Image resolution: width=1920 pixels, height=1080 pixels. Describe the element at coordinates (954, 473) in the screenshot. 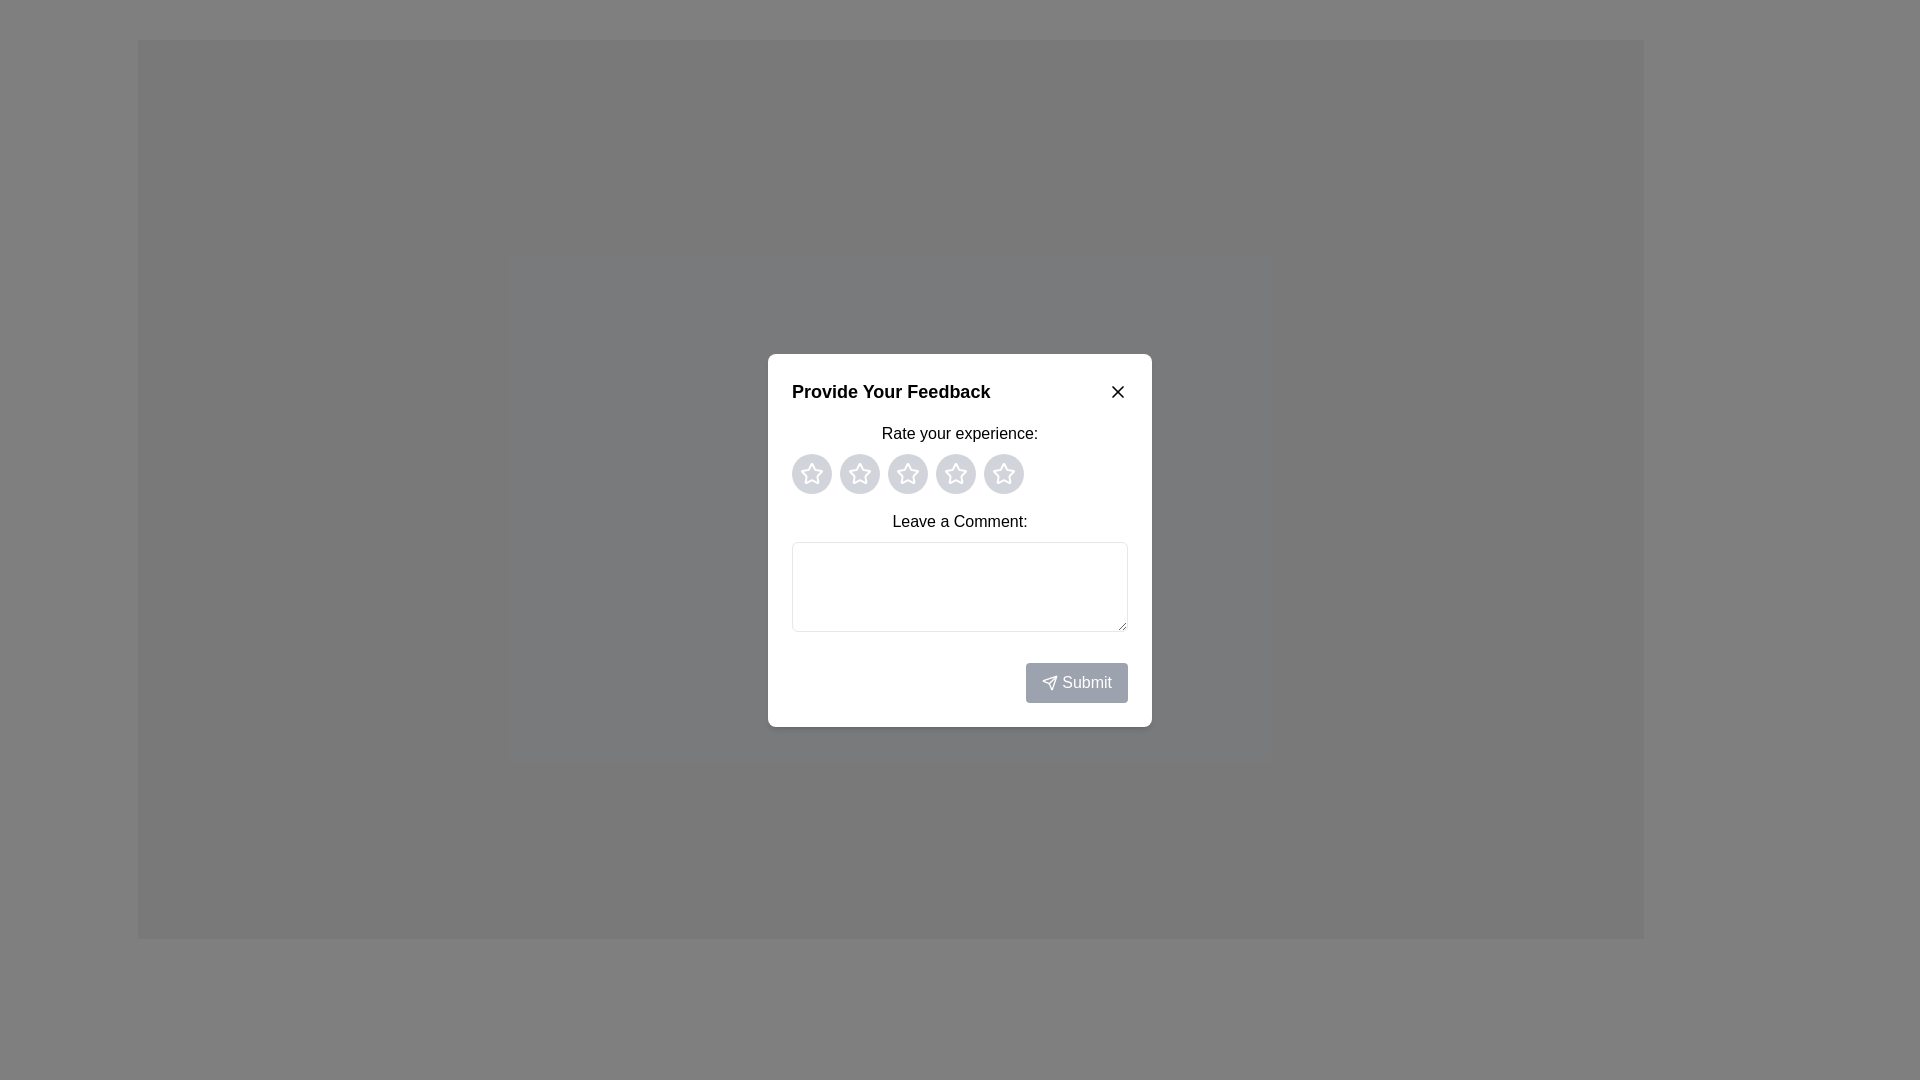

I see `the circular button with a light gray background and a white star icon at its center` at that location.